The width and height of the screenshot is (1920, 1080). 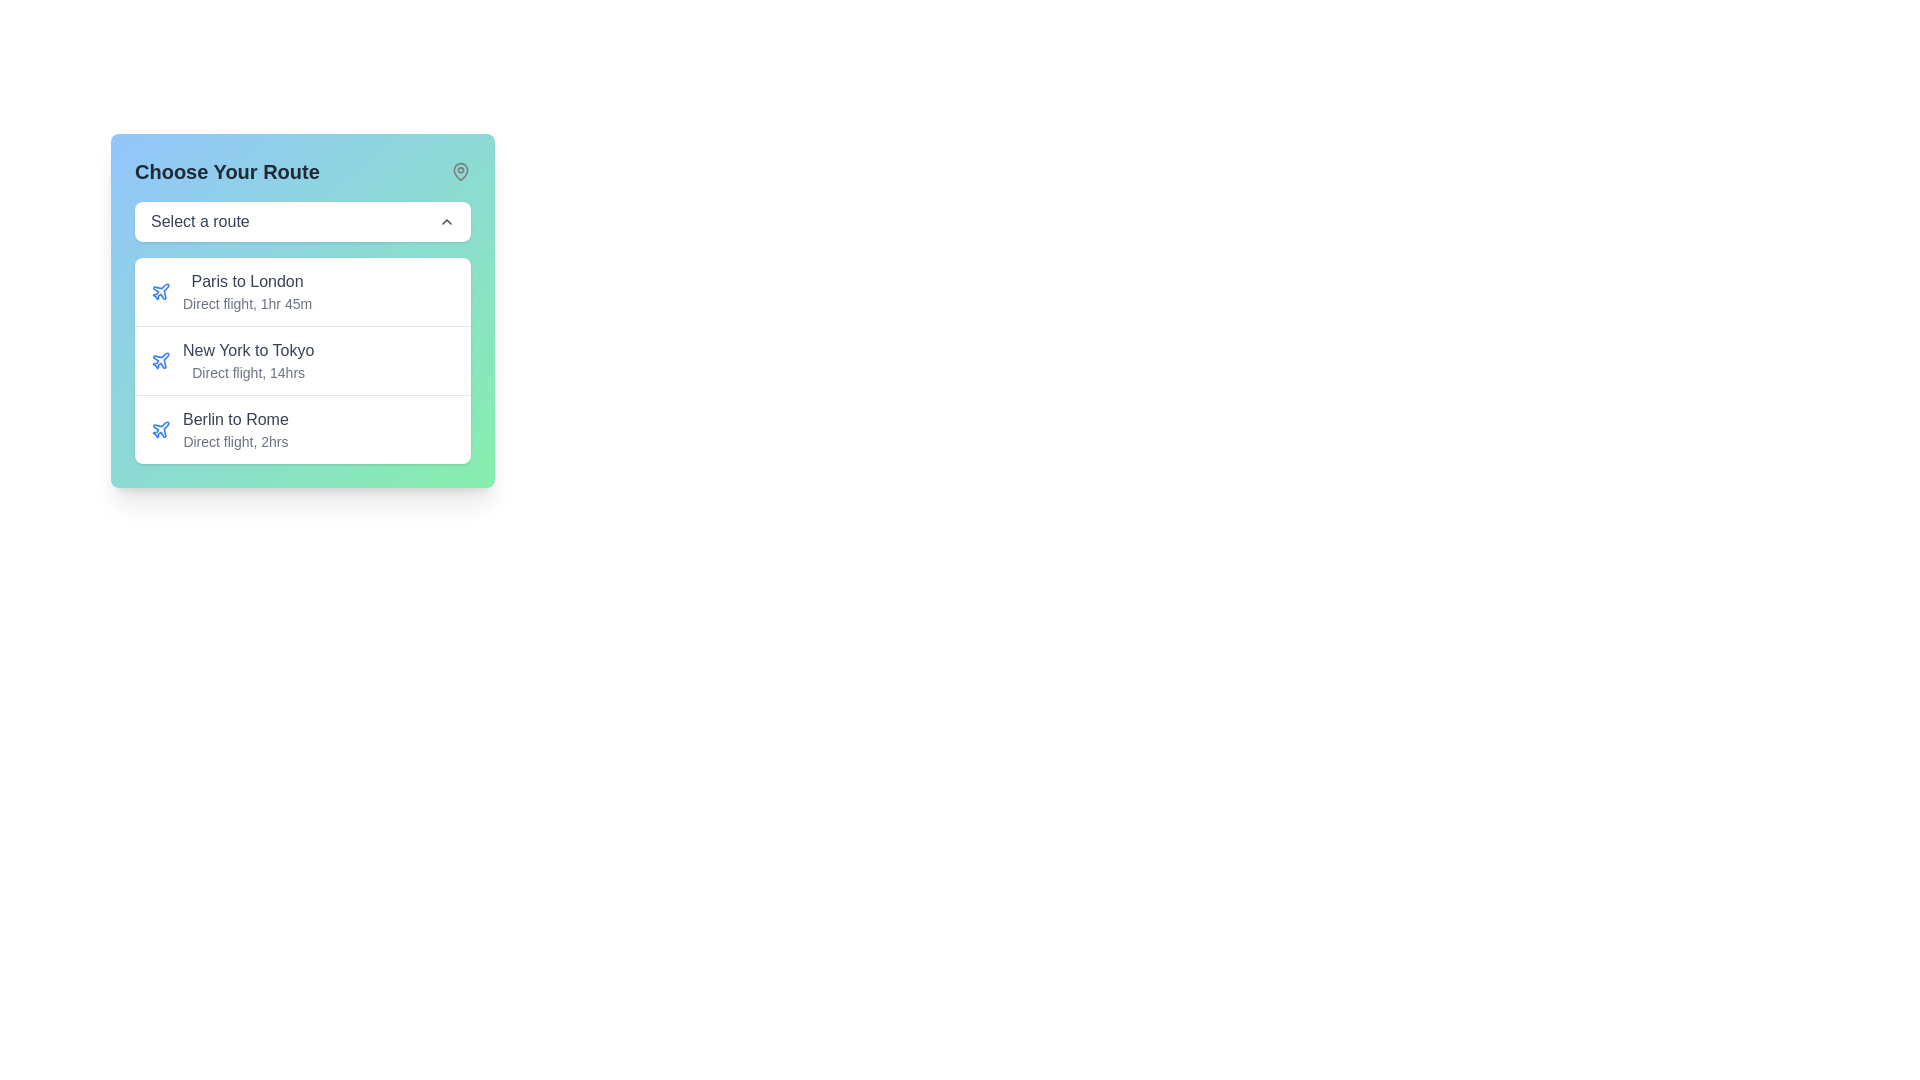 What do you see at coordinates (301, 360) in the screenshot?
I see `the second list item in the flight options` at bounding box center [301, 360].